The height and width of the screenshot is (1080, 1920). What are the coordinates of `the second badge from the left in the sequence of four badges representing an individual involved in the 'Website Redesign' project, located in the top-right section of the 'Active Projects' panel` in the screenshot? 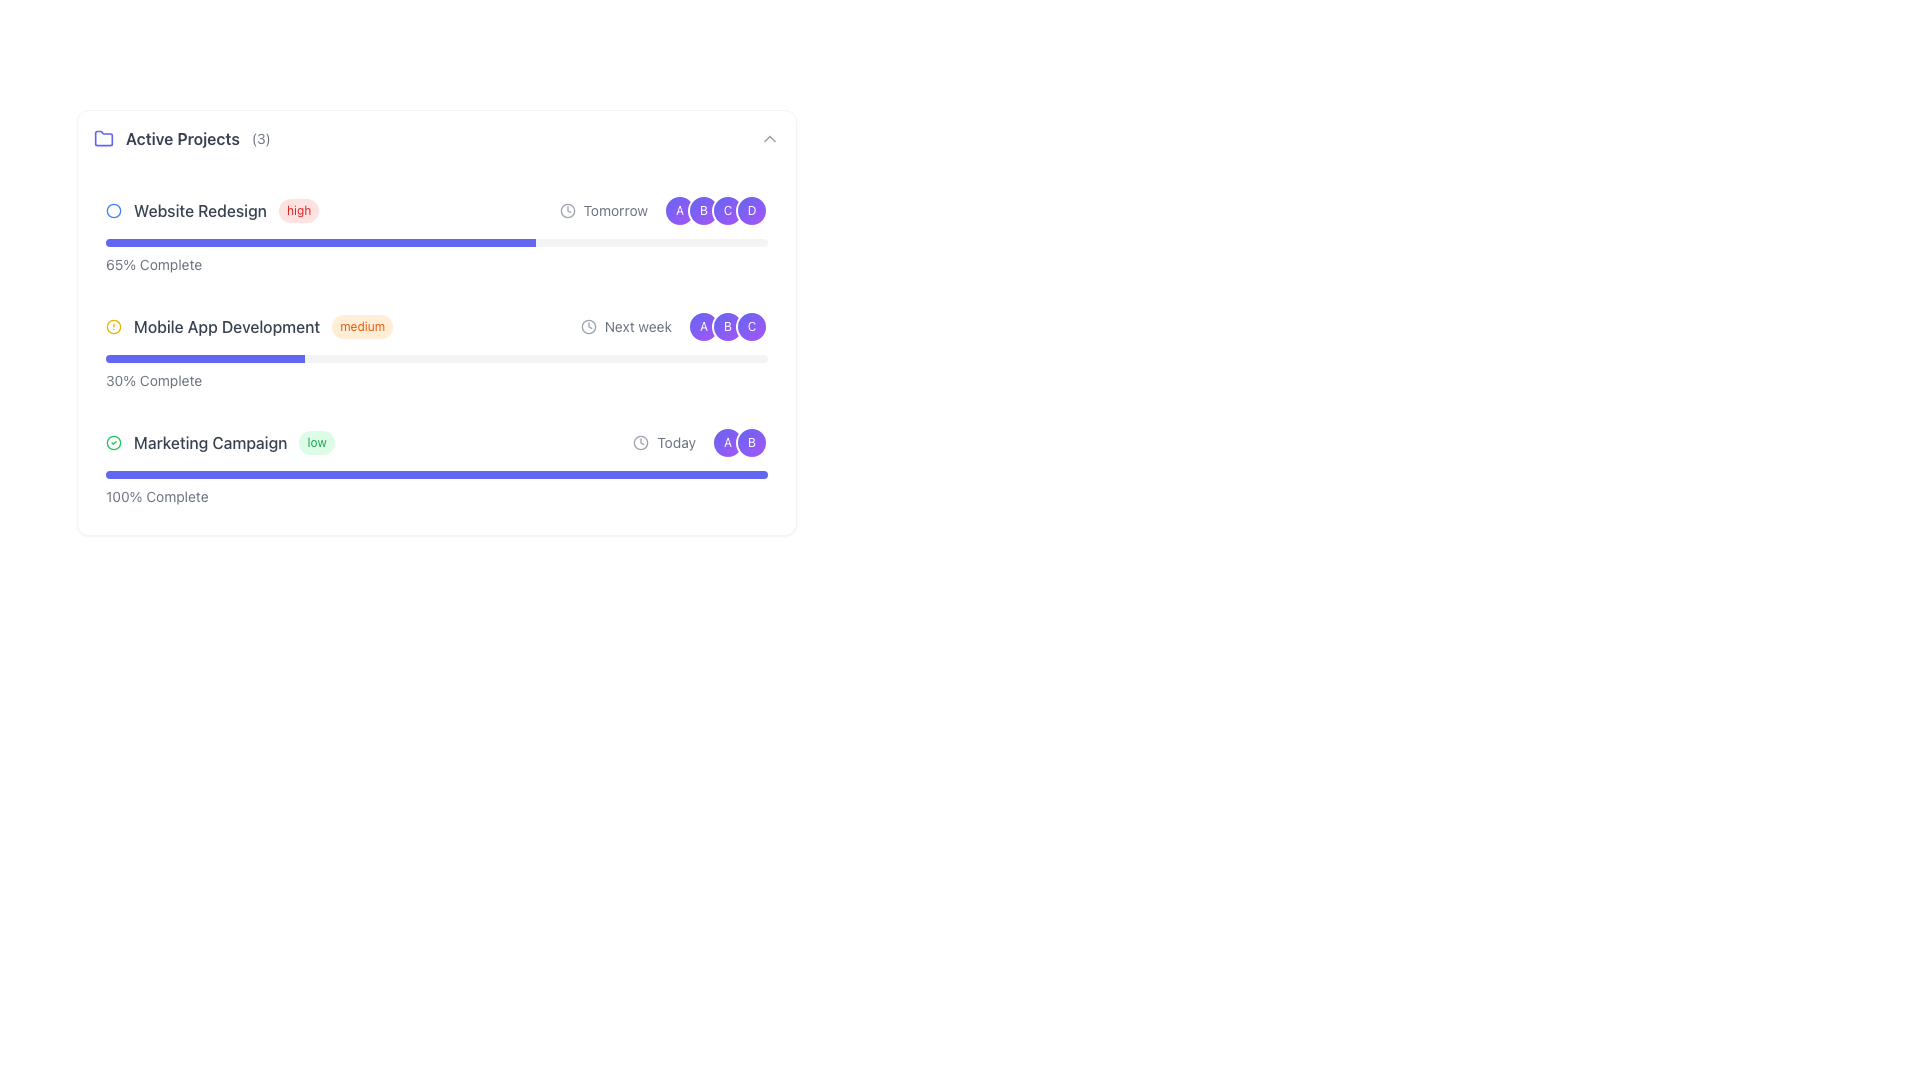 It's located at (704, 211).